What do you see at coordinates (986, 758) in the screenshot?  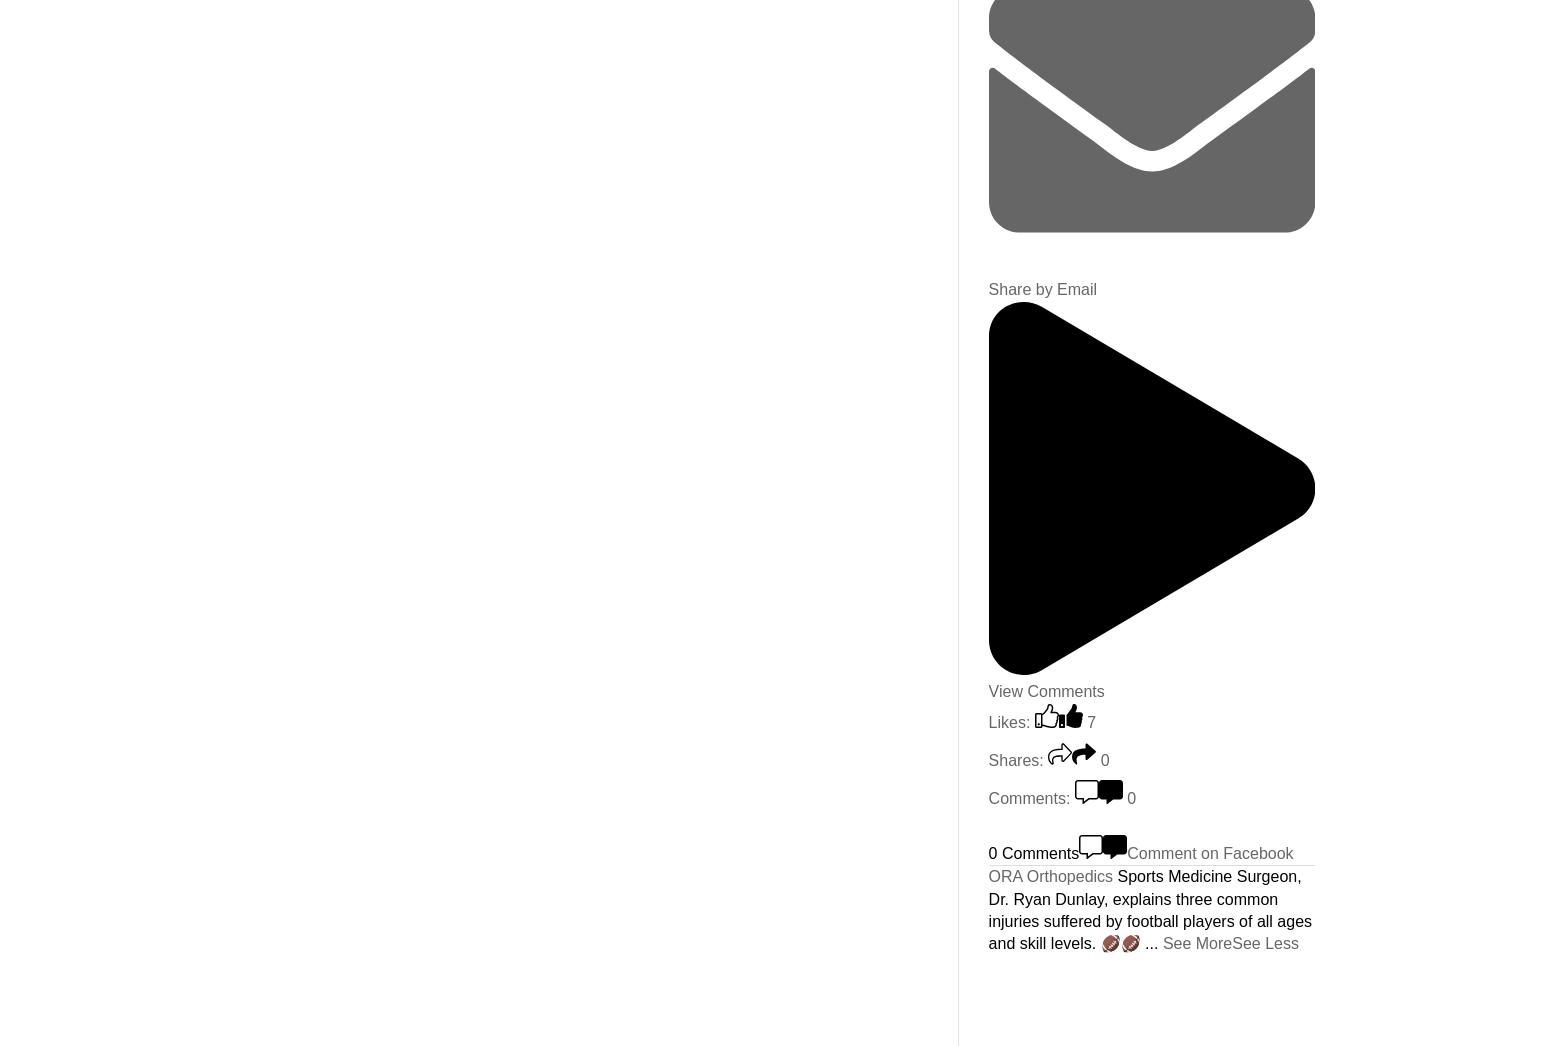 I see `'Shares:'` at bounding box center [986, 758].